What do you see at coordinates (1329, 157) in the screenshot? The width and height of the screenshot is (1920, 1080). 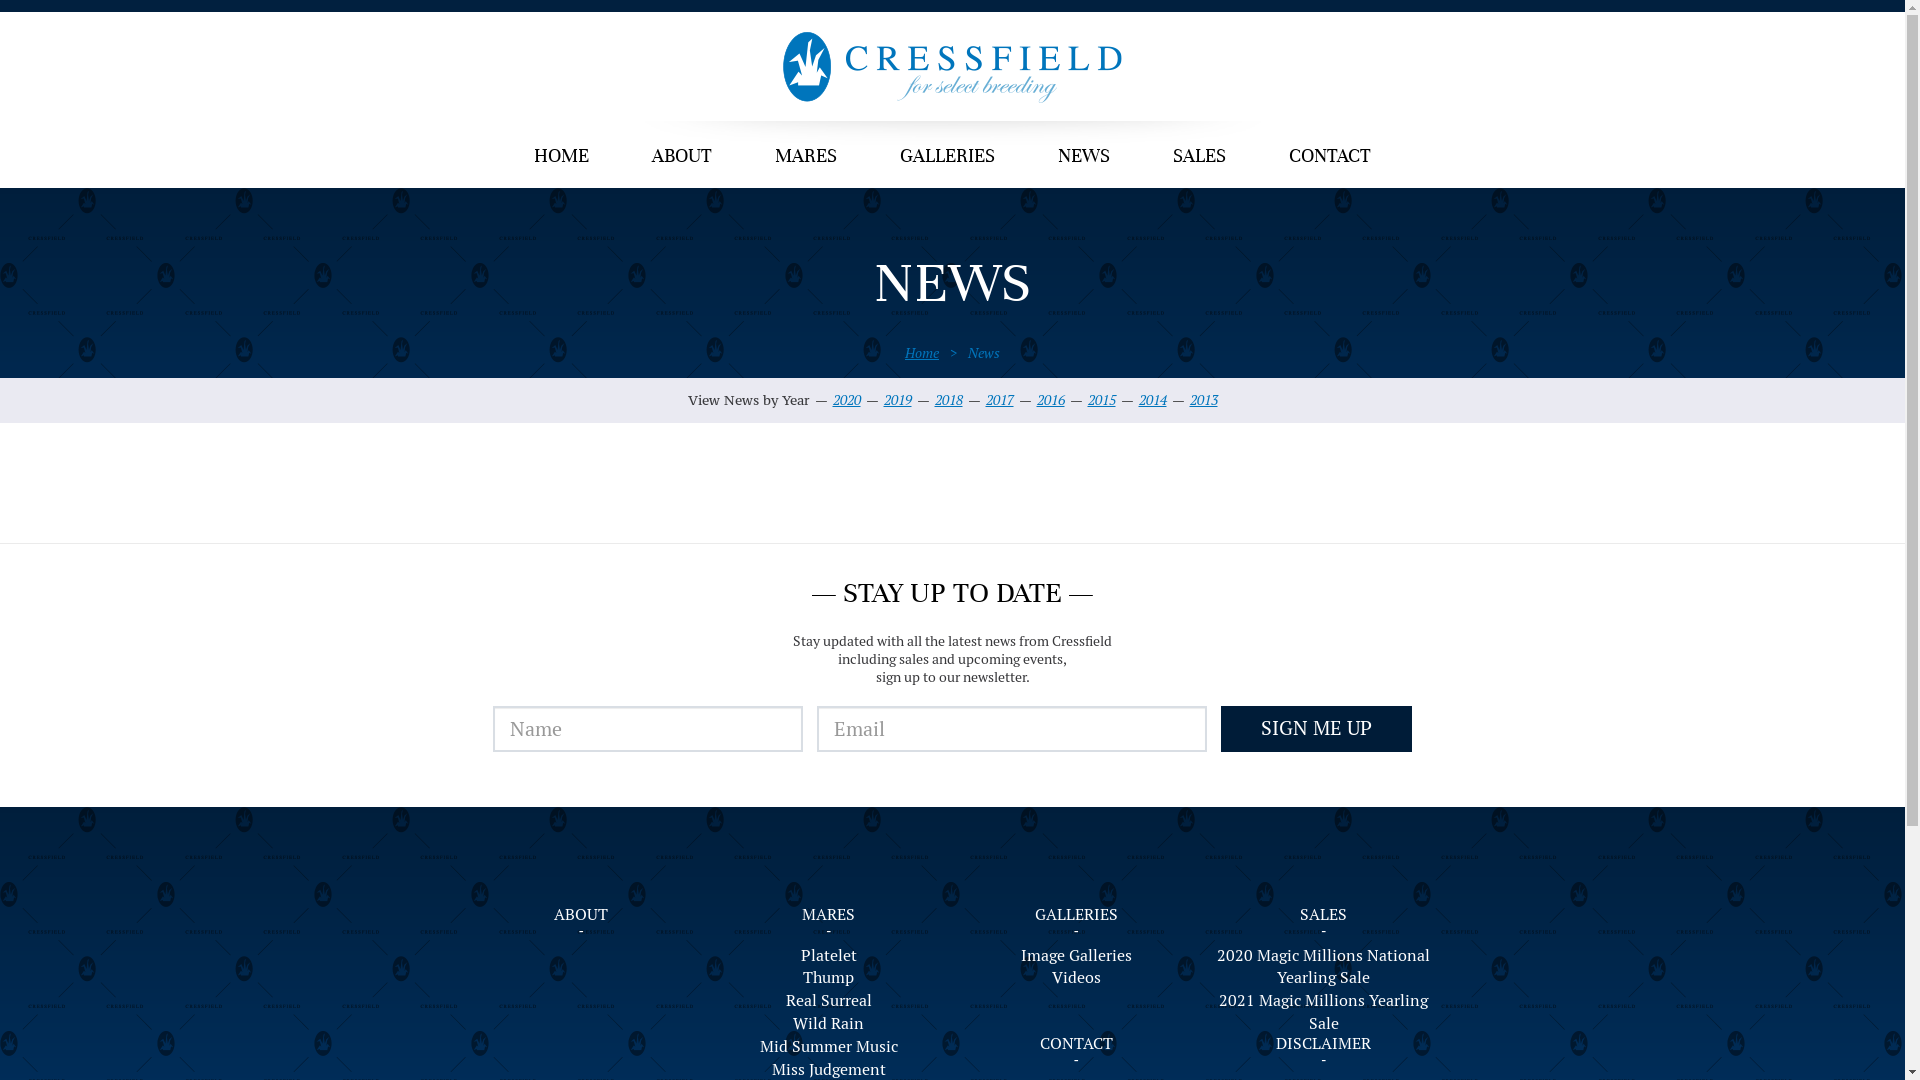 I see `'CONTACT'` at bounding box center [1329, 157].